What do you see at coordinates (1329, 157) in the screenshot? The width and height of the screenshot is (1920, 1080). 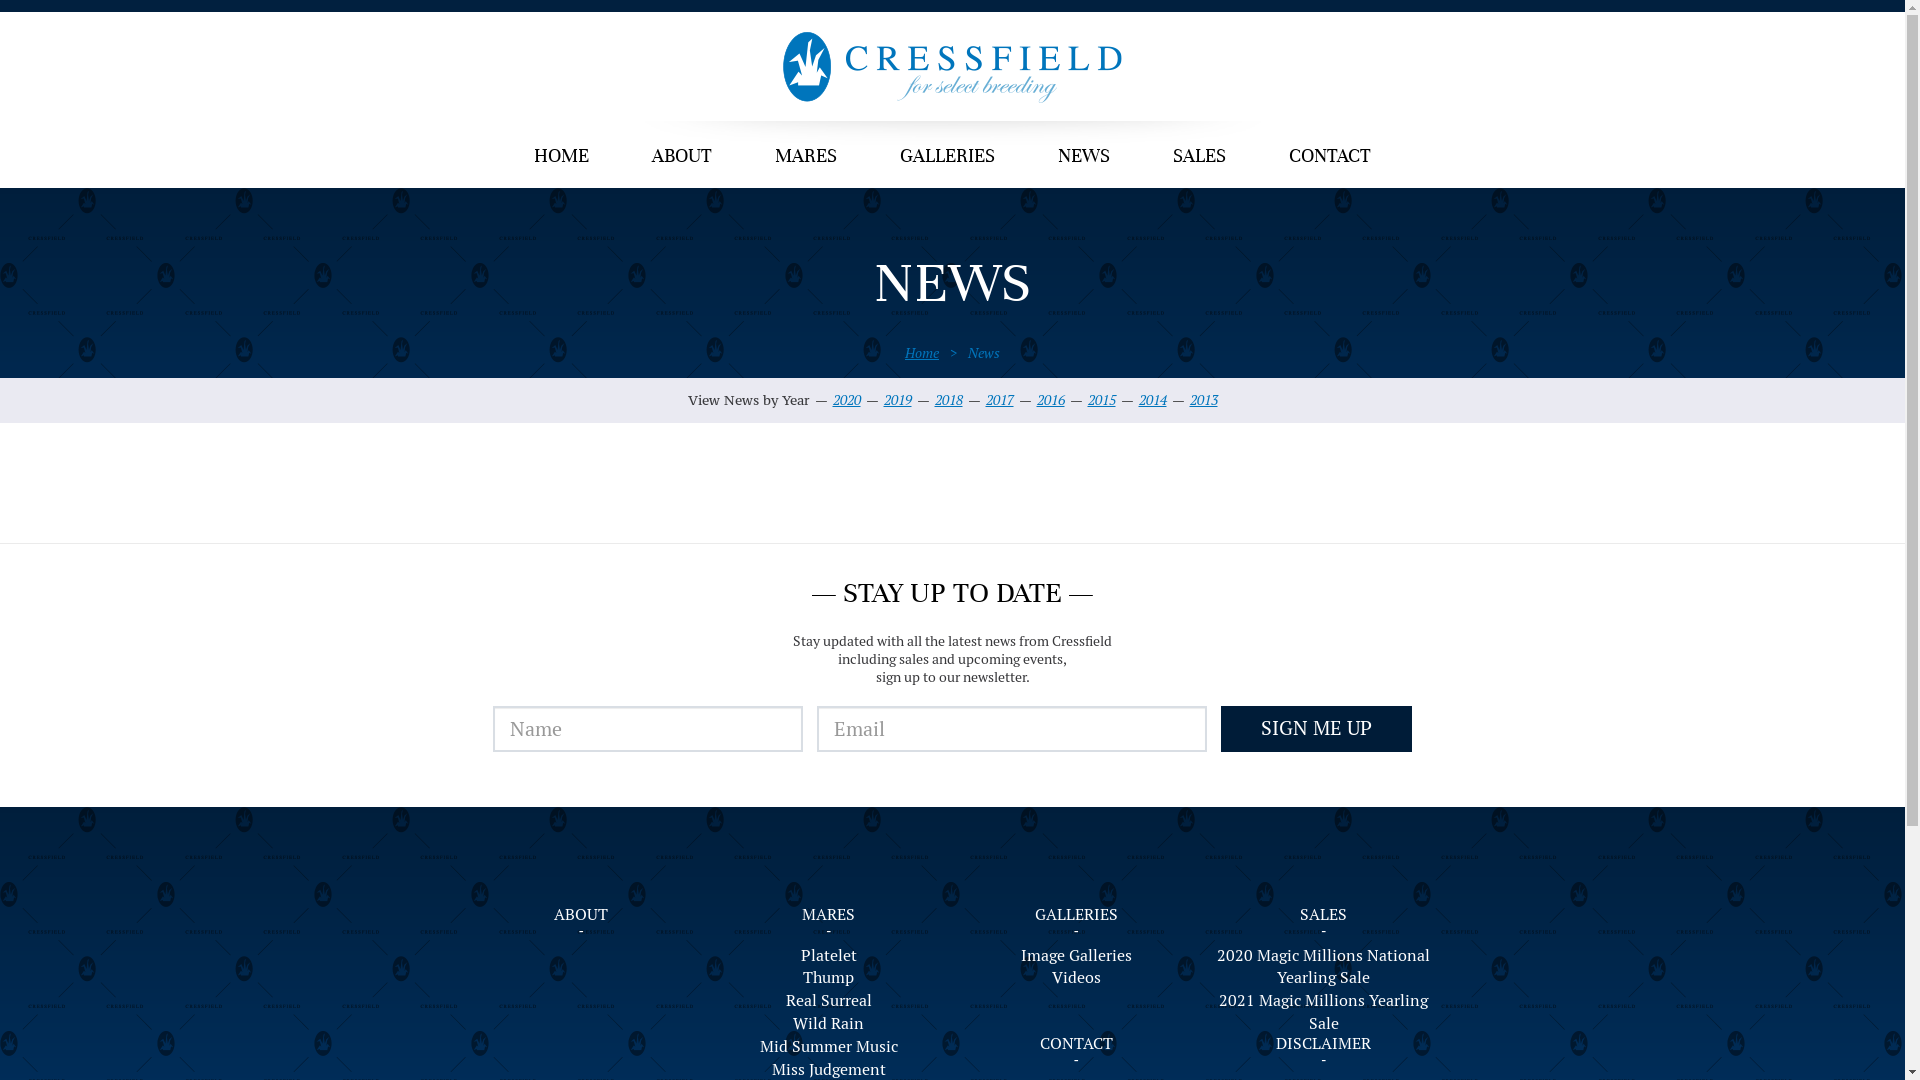 I see `'CONTACT'` at bounding box center [1329, 157].